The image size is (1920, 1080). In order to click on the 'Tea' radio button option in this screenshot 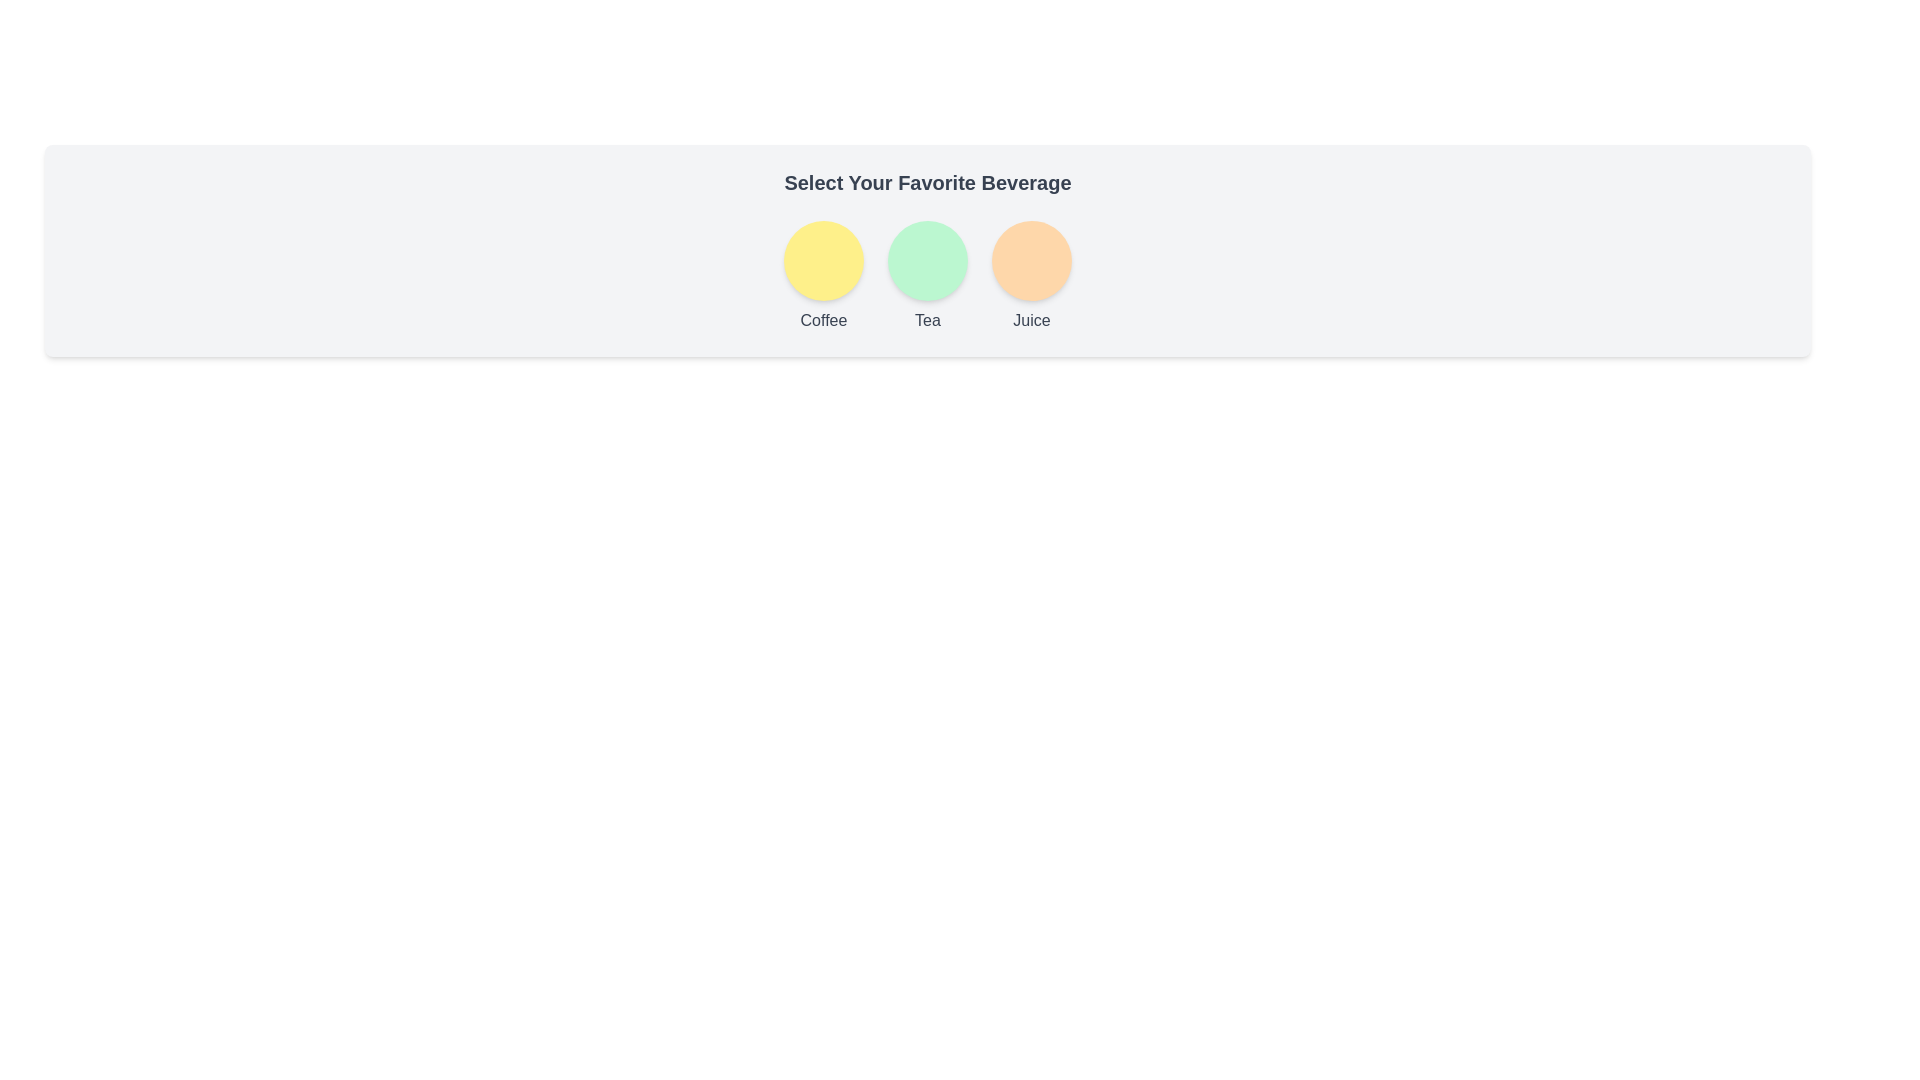, I will do `click(926, 273)`.